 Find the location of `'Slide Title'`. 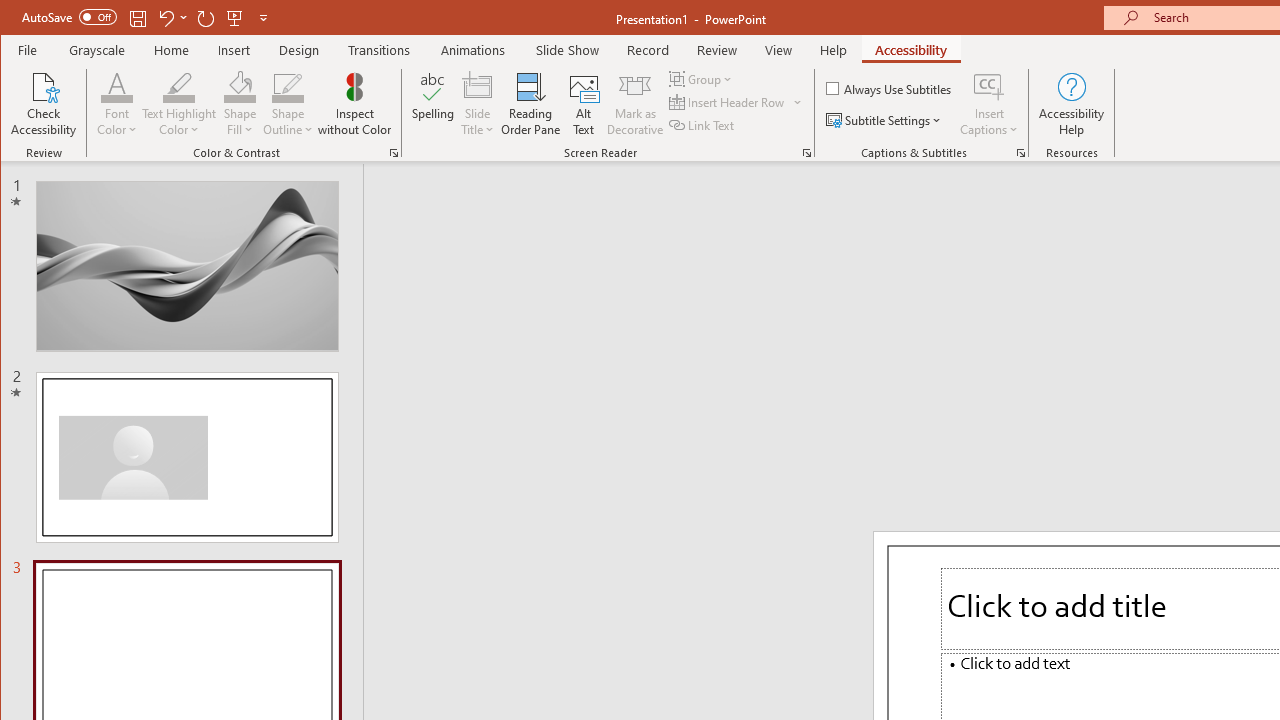

'Slide Title' is located at coordinates (477, 85).